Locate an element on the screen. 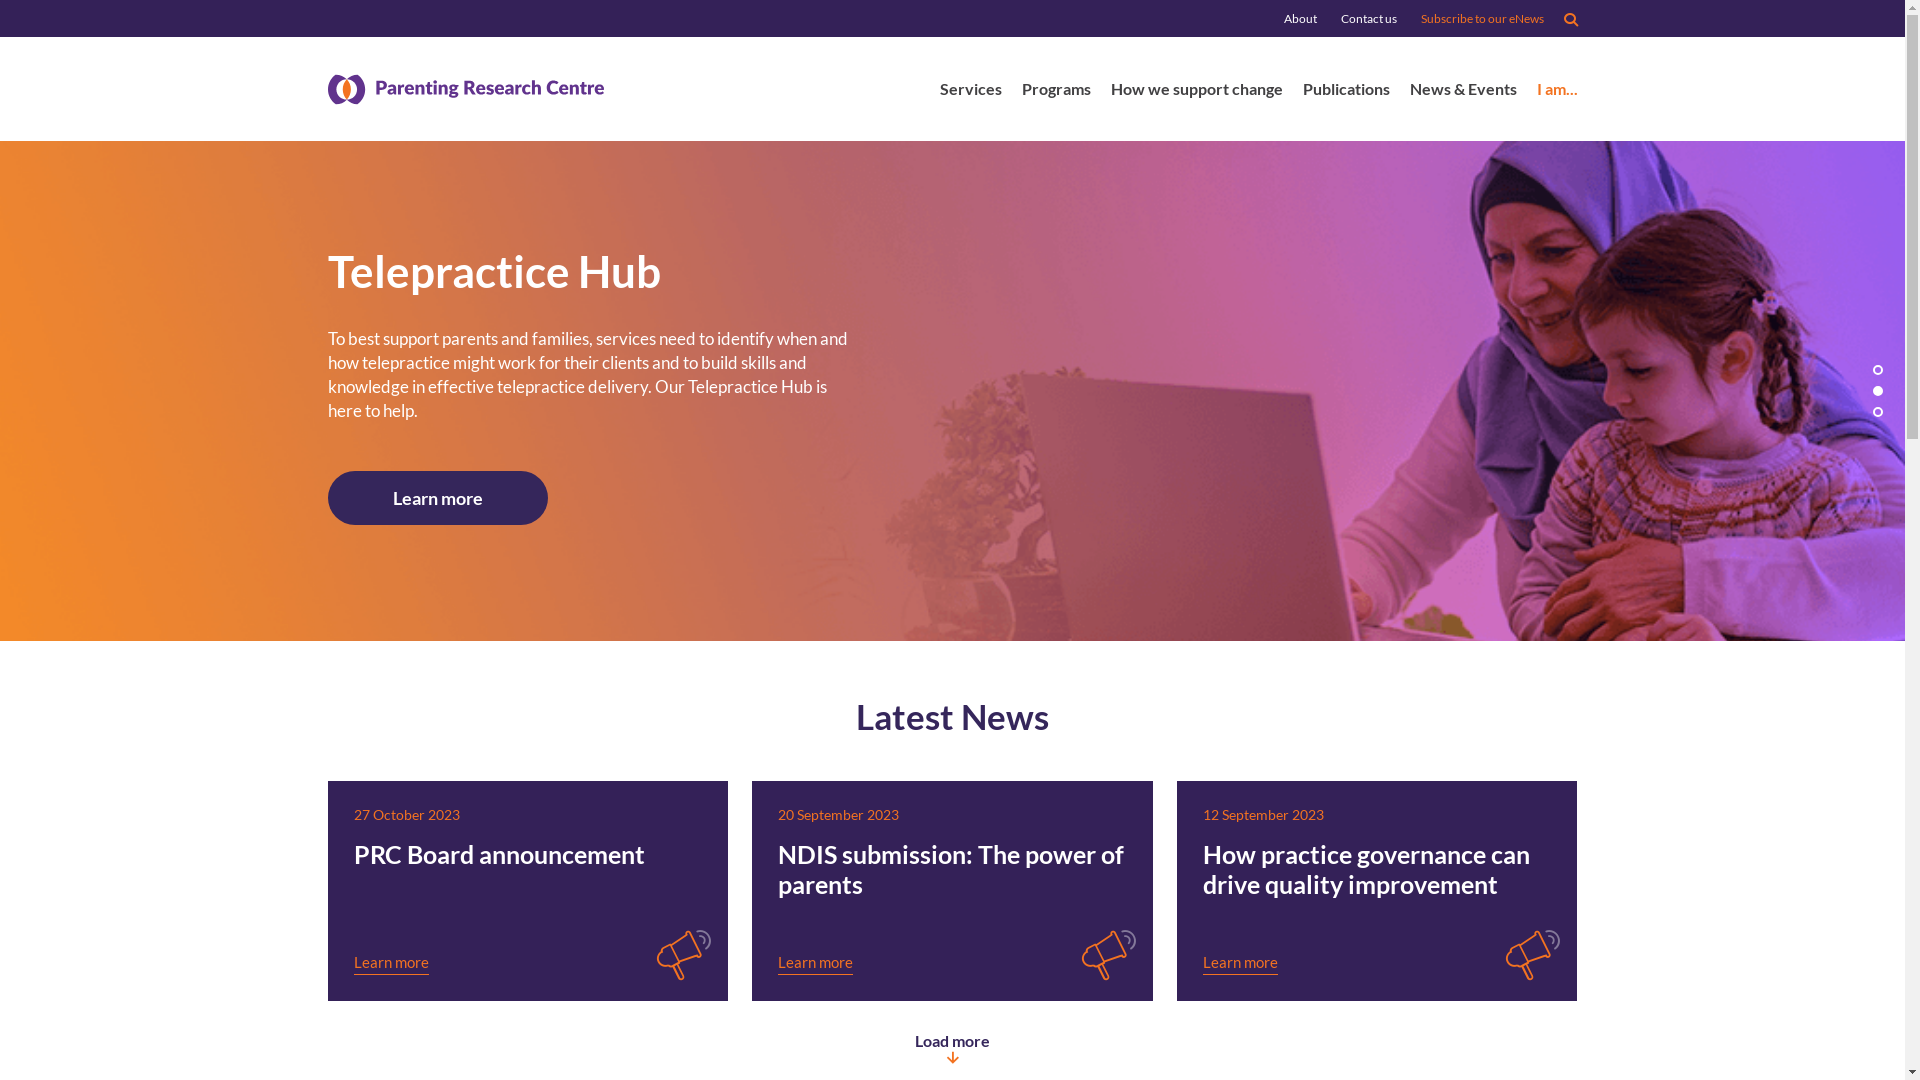 The height and width of the screenshot is (1080, 1920). 'I am...' is located at coordinates (1555, 91).